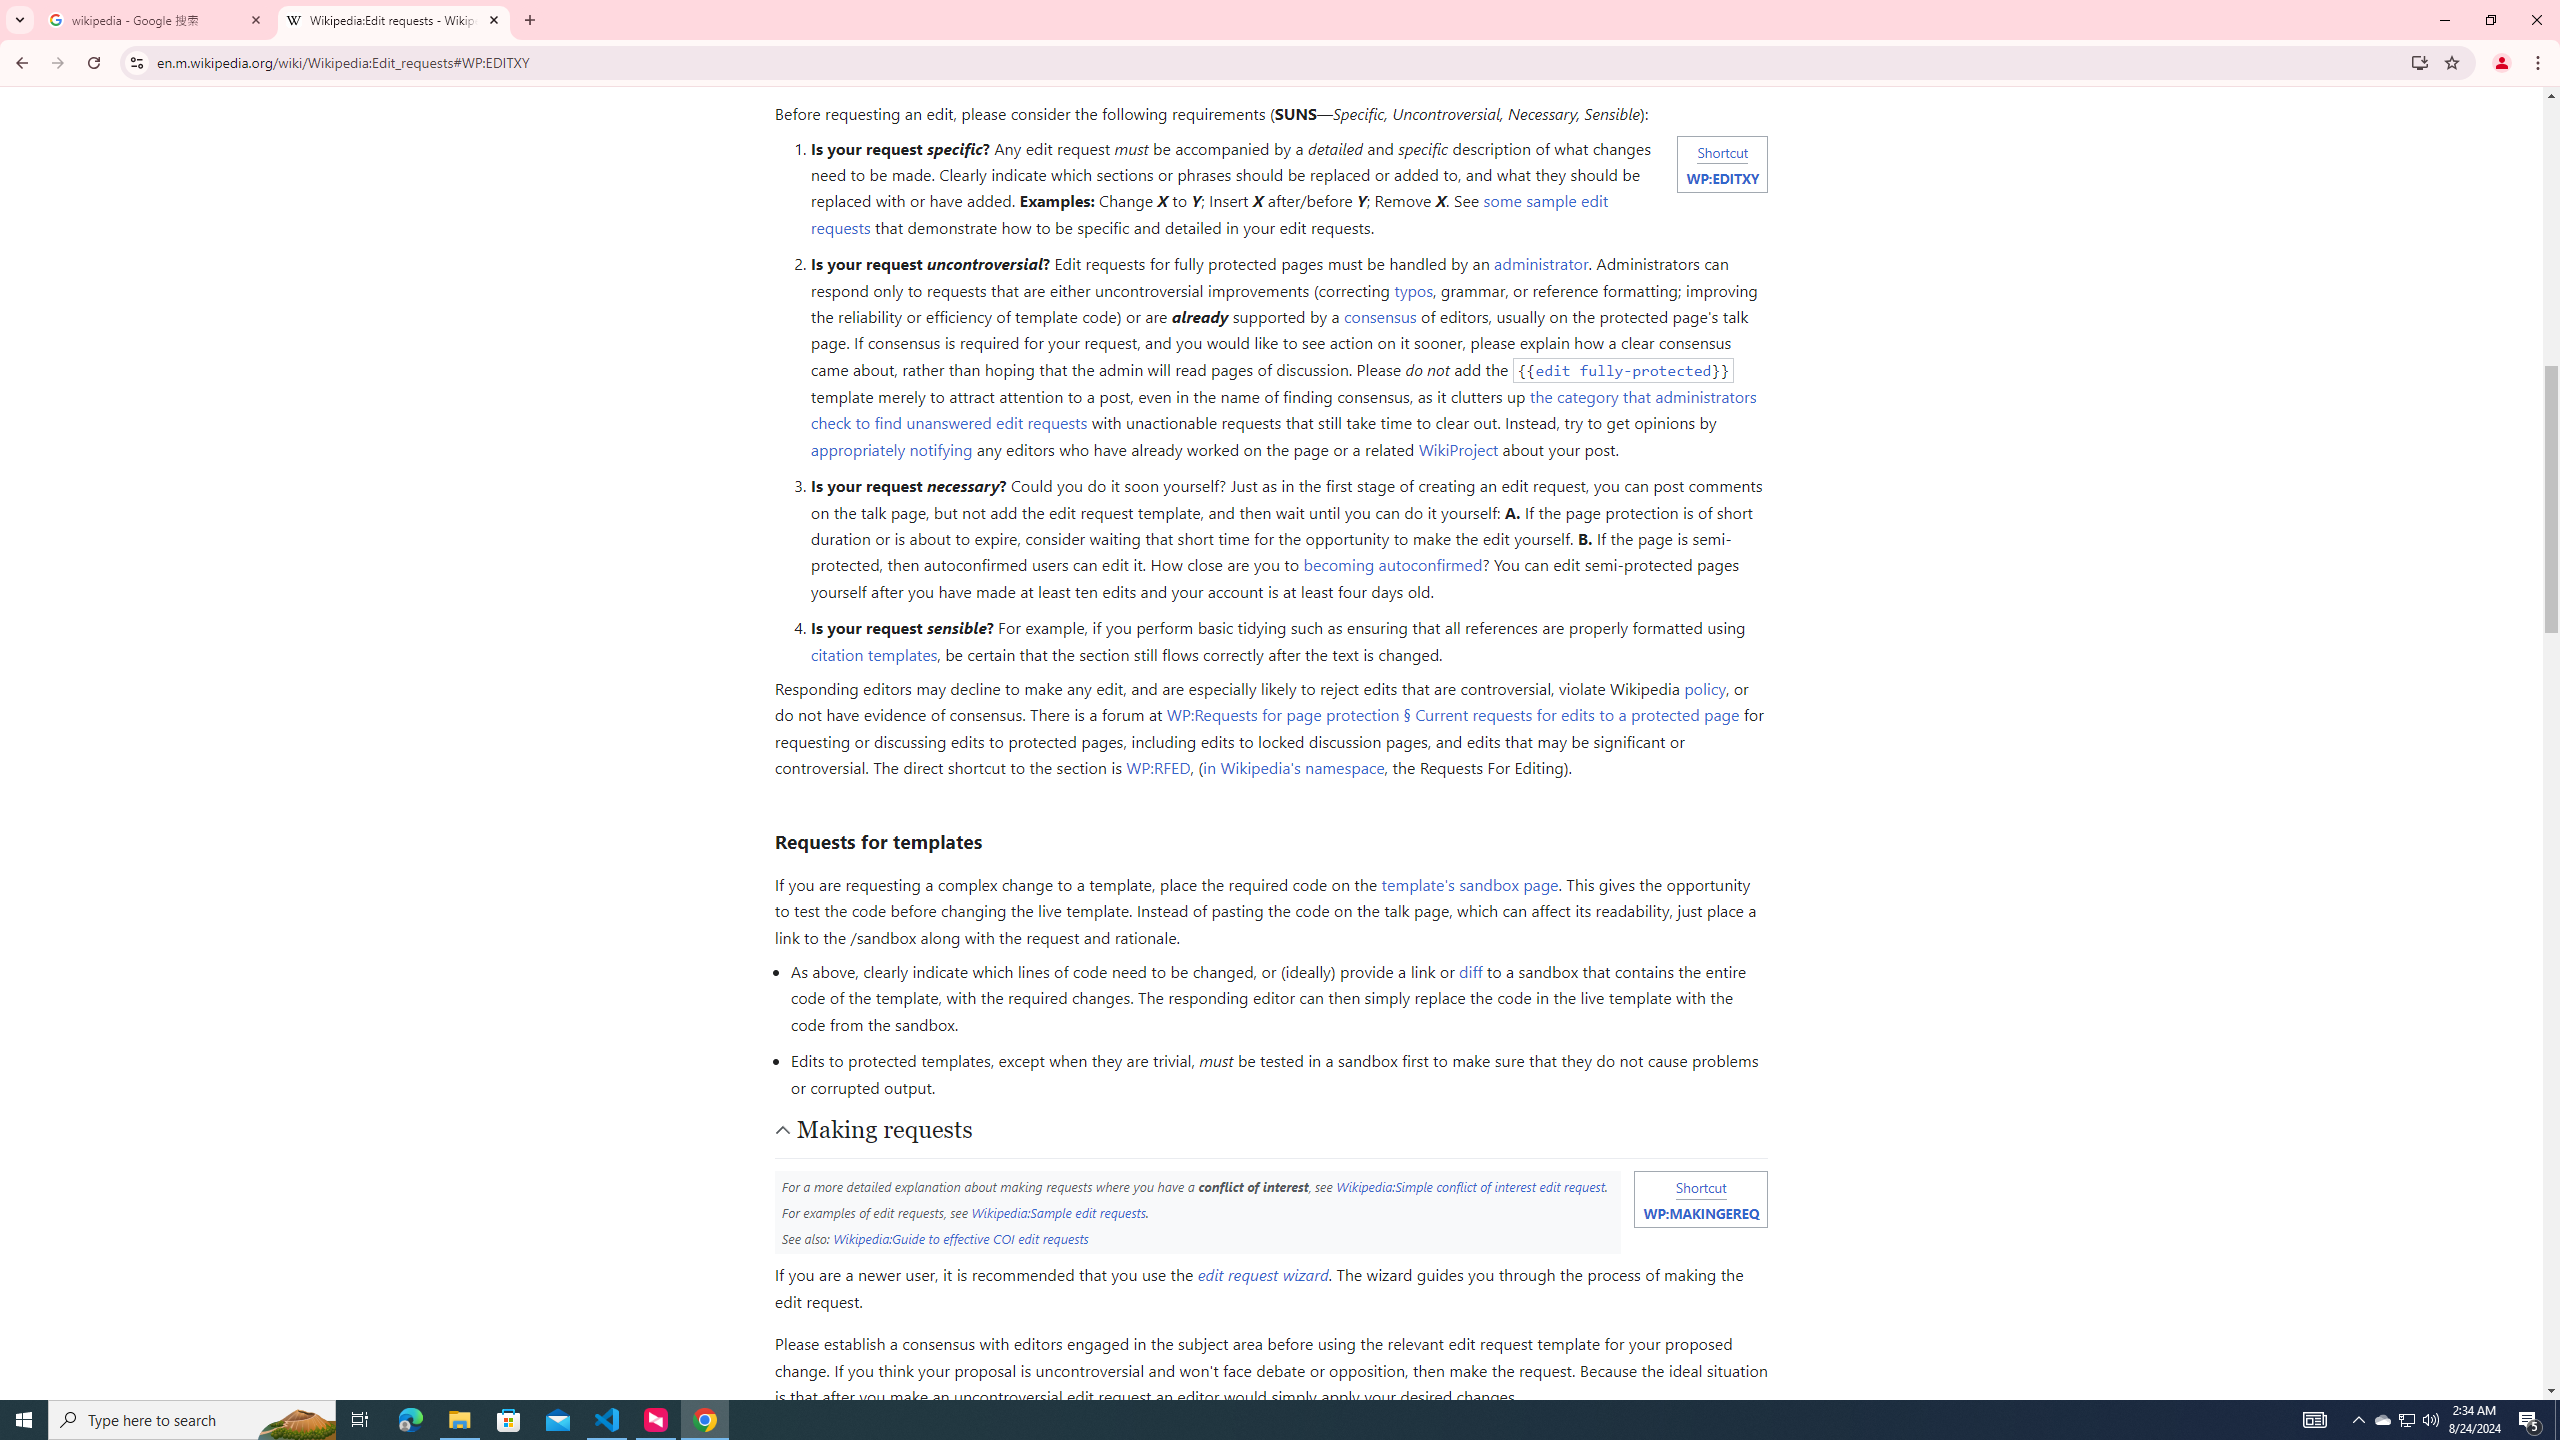 The height and width of the screenshot is (1440, 2560). Describe the element at coordinates (1057, 1210) in the screenshot. I see `'Wikipedia:Sample edit requests'` at that location.